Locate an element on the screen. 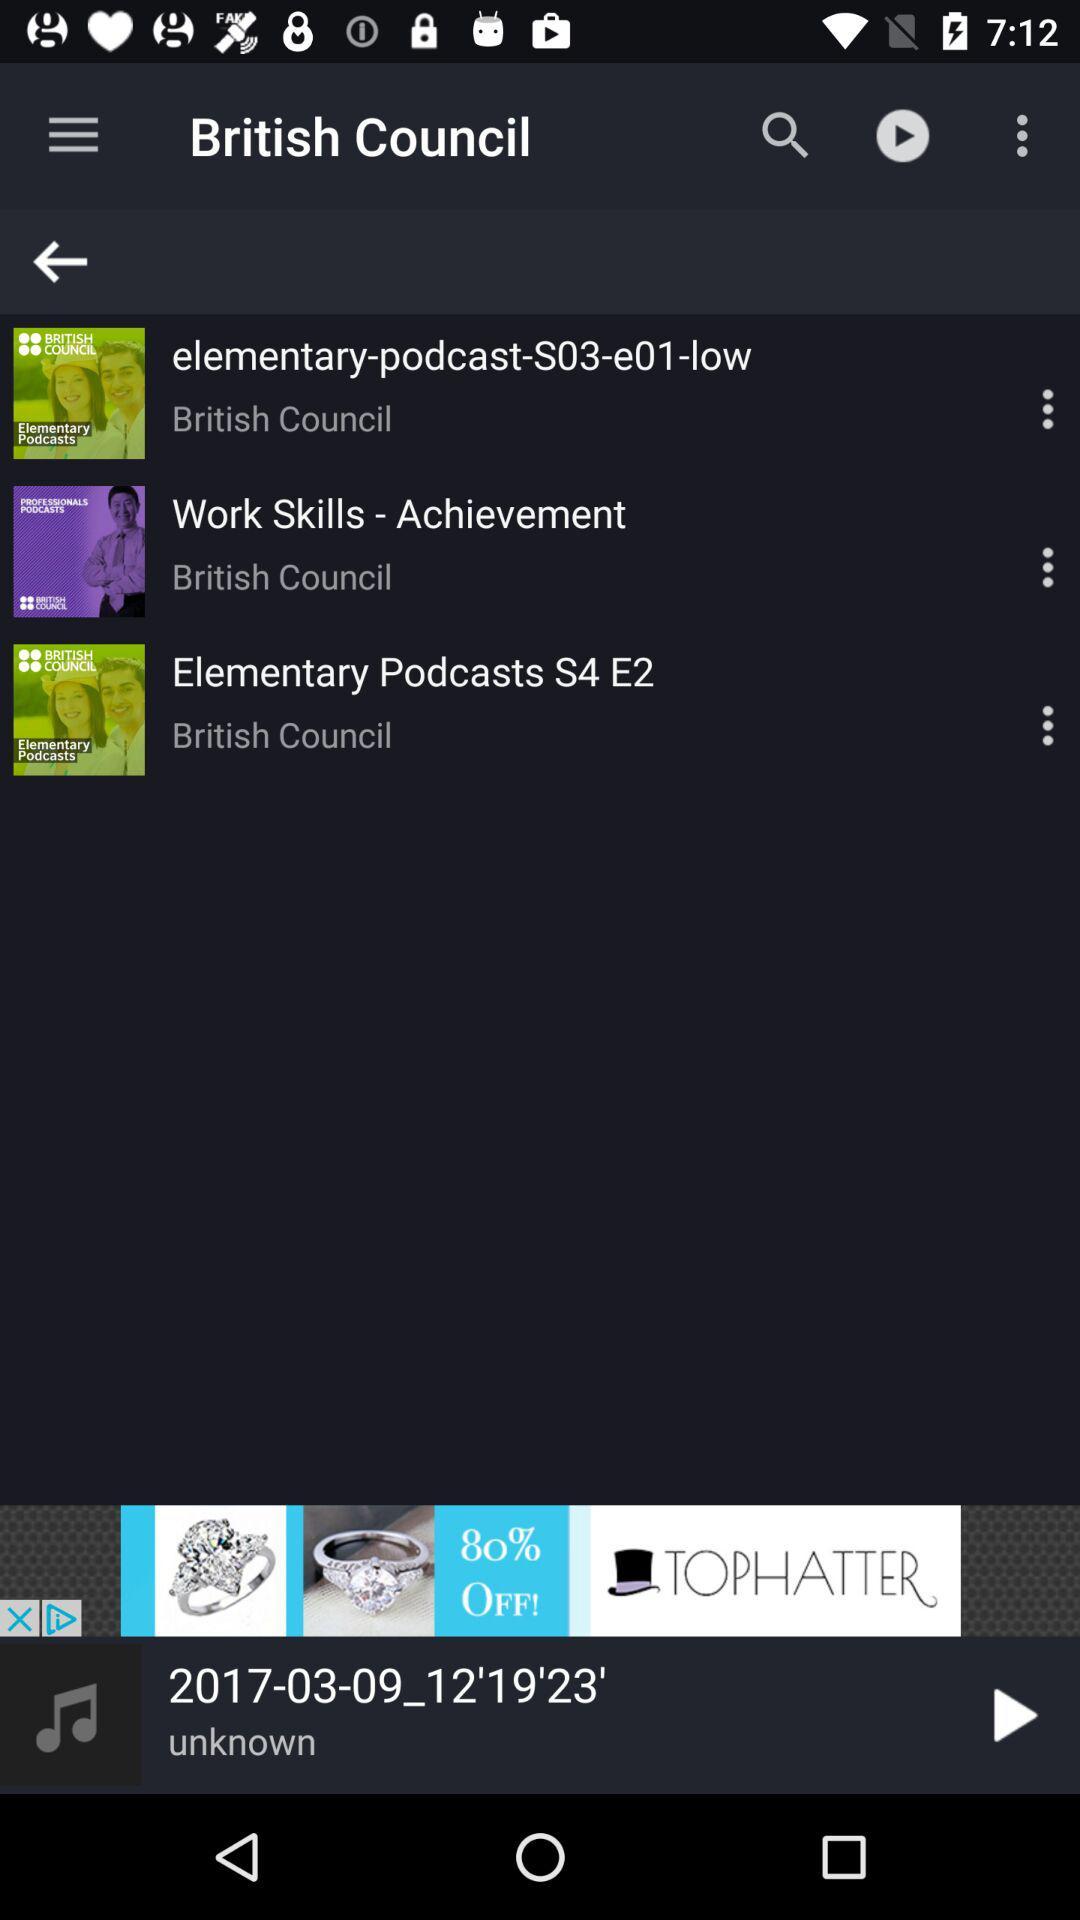 Image resolution: width=1080 pixels, height=1920 pixels. mp3 player is located at coordinates (540, 1569).